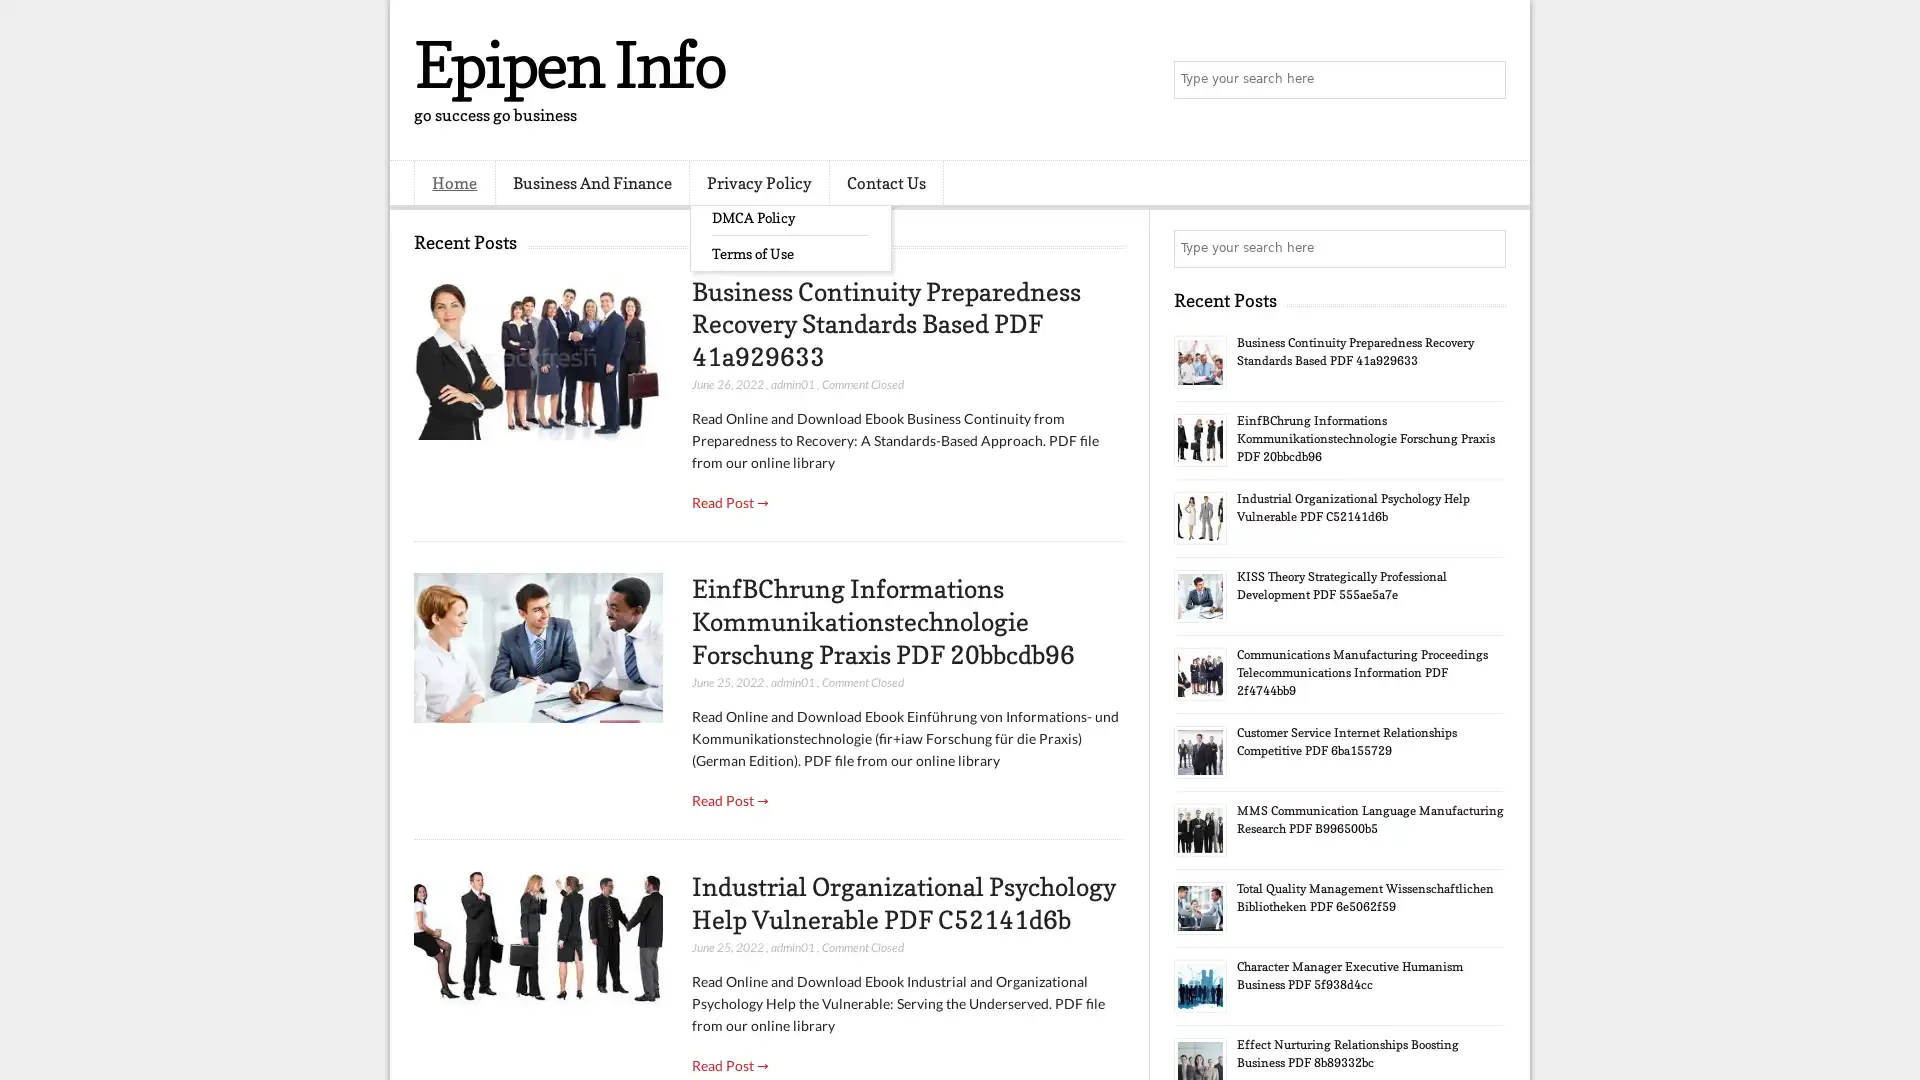 Image resolution: width=1920 pixels, height=1080 pixels. I want to click on Search, so click(1485, 248).